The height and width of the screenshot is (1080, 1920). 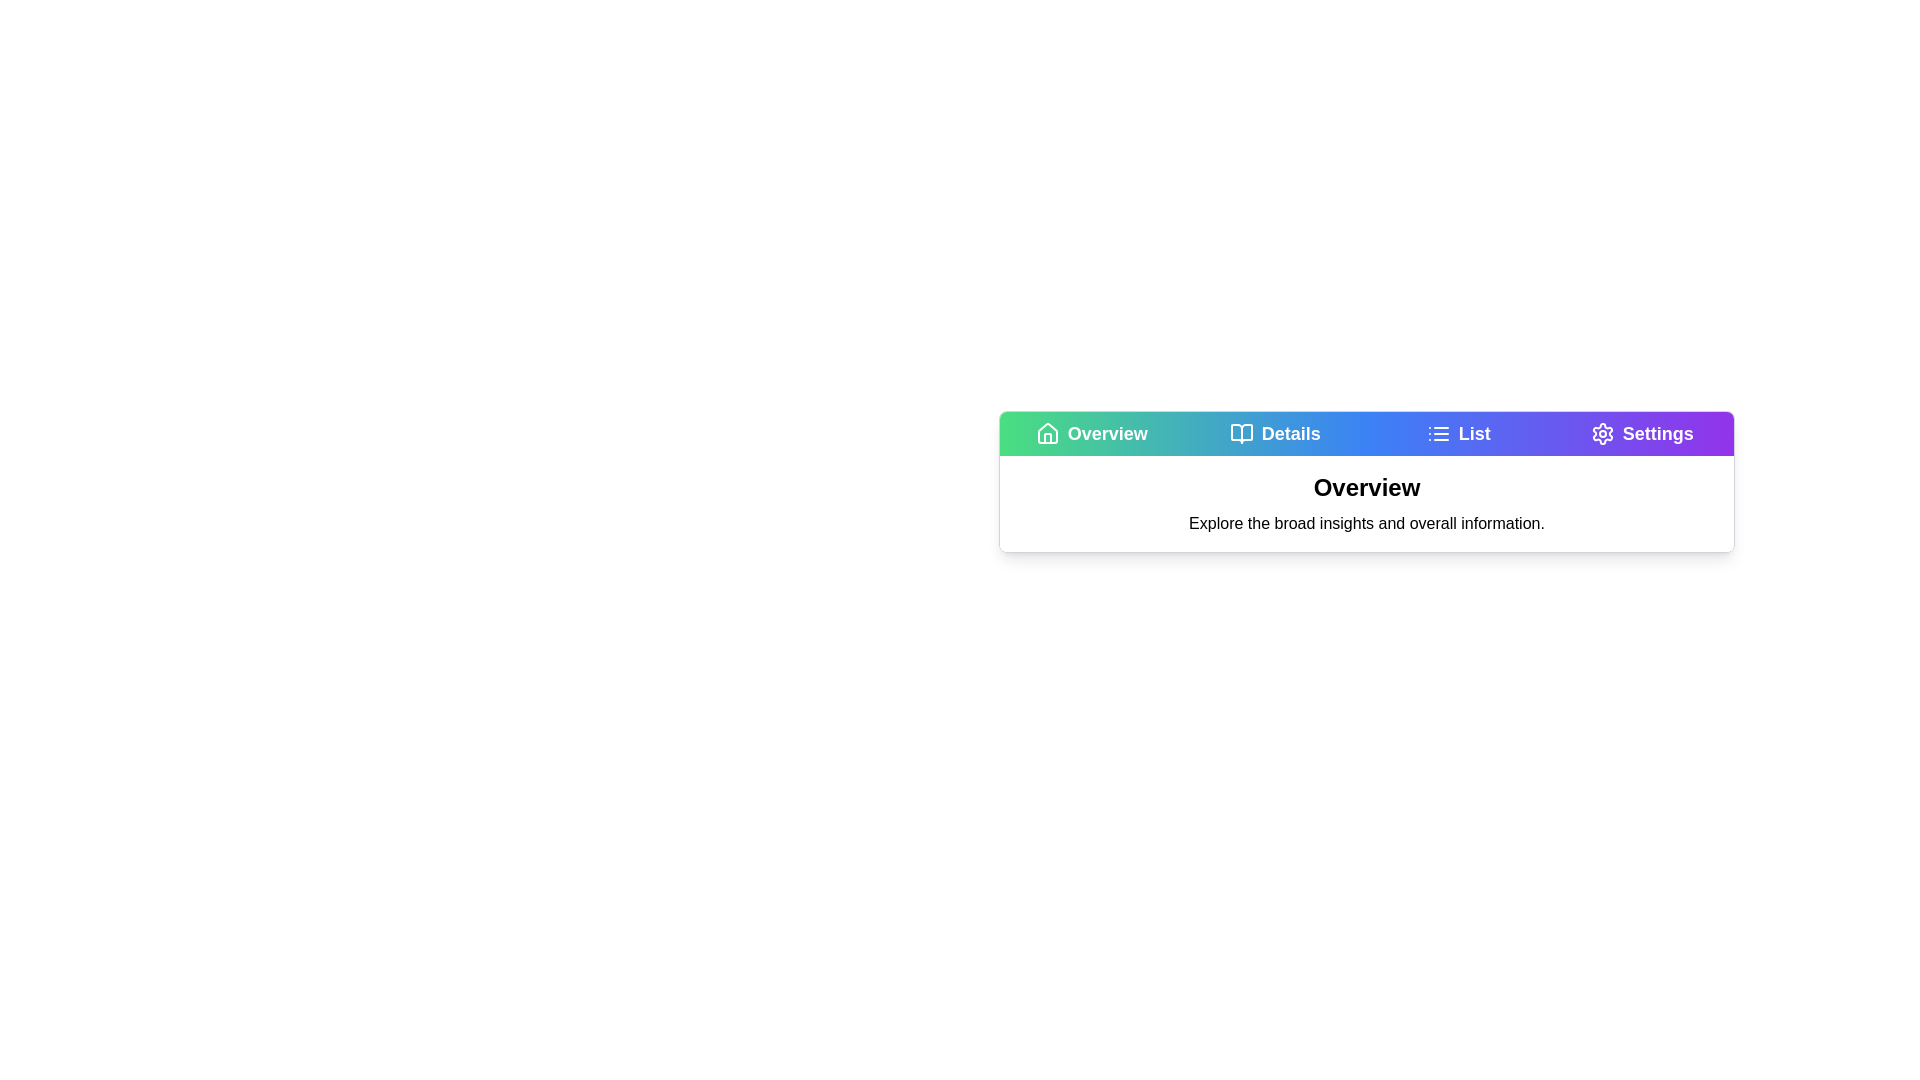 What do you see at coordinates (1437, 433) in the screenshot?
I see `the list icon, which is composed of three horizontal lines, located in the menu bar` at bounding box center [1437, 433].